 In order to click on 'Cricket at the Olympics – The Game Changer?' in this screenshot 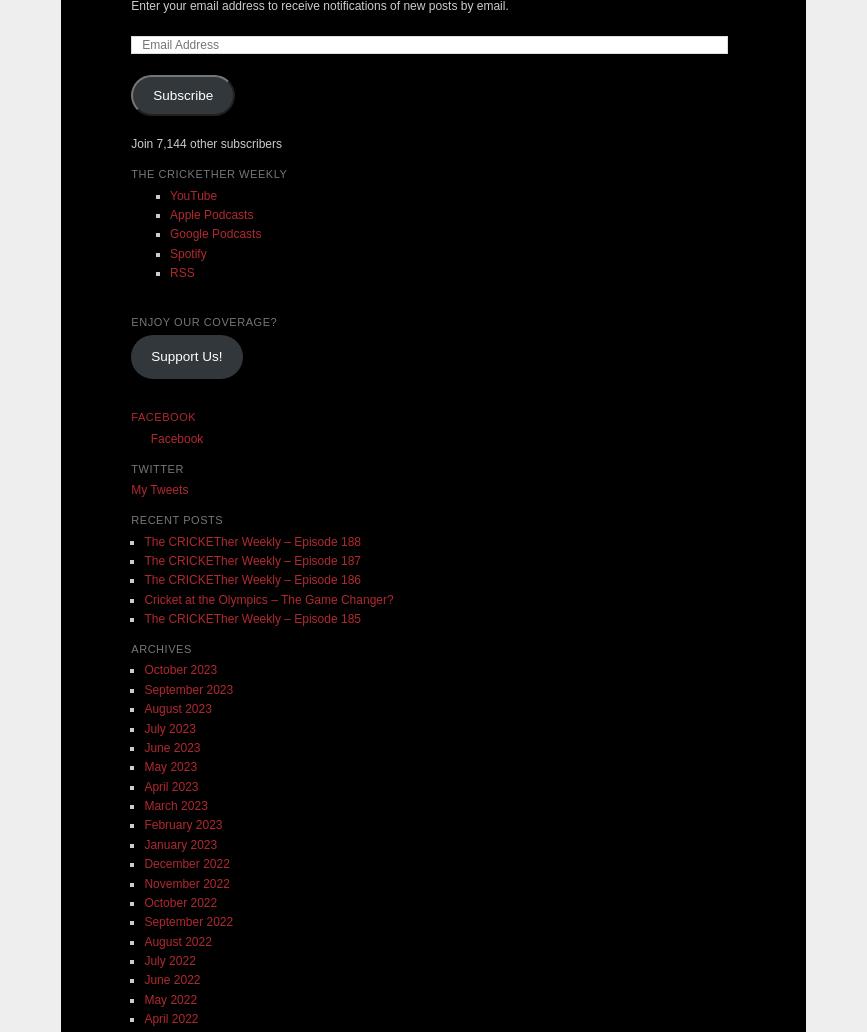, I will do `click(268, 598)`.